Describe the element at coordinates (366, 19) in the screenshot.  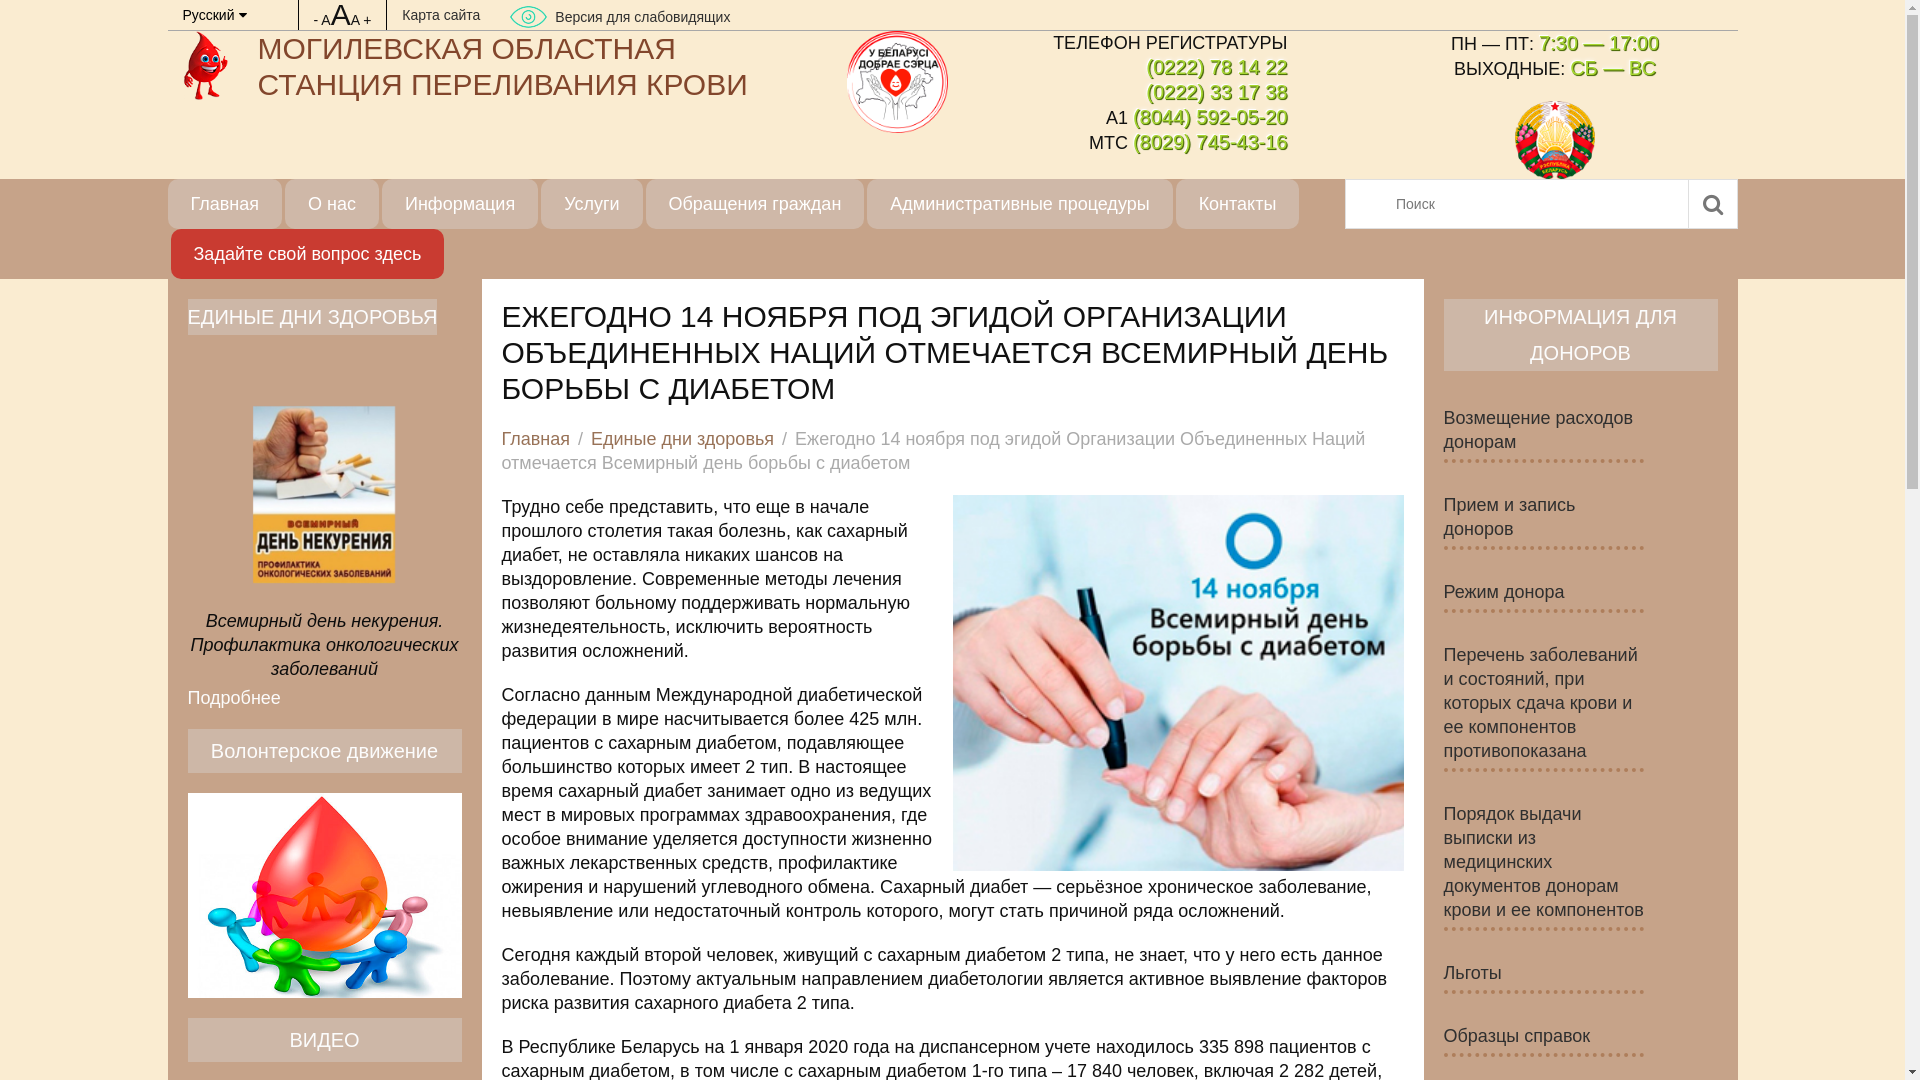
I see `'+'` at that location.